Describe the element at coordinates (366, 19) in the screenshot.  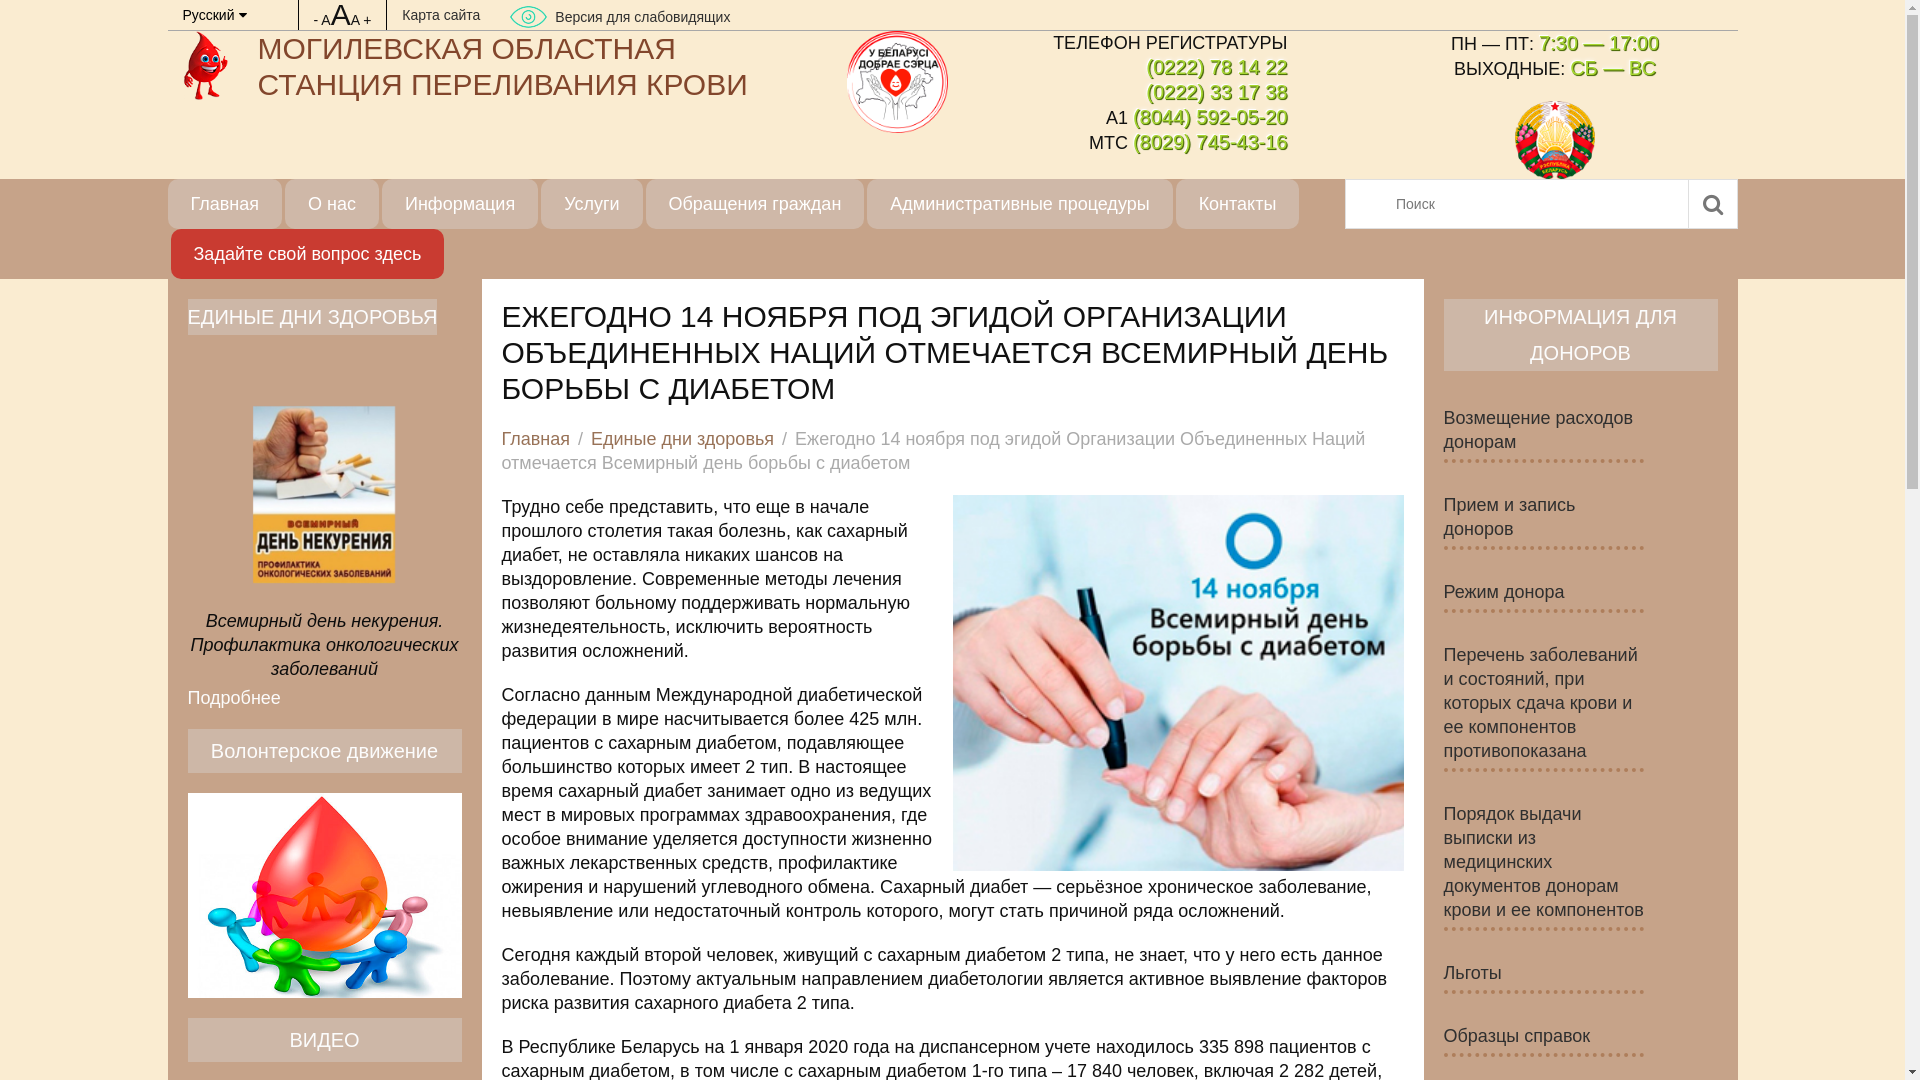
I see `'+'` at that location.